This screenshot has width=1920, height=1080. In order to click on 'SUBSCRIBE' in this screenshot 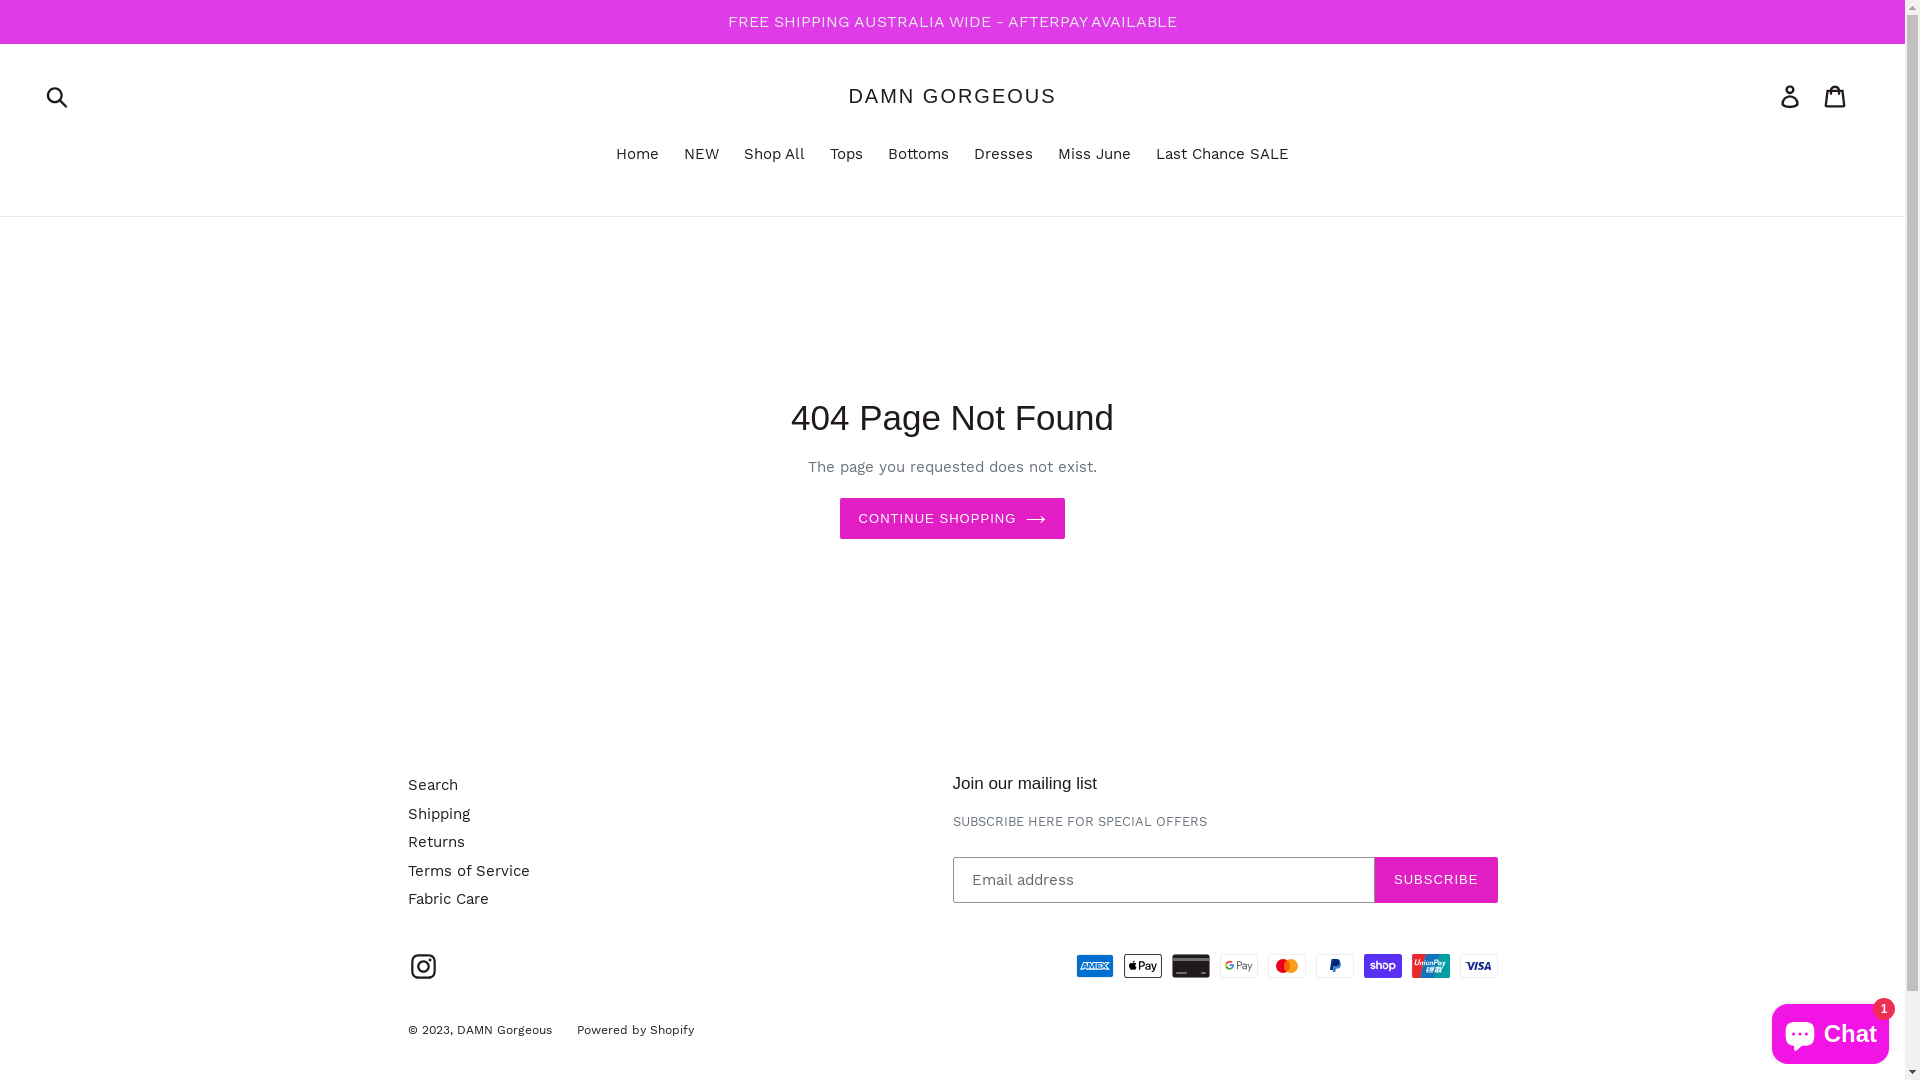, I will do `click(1435, 878)`.